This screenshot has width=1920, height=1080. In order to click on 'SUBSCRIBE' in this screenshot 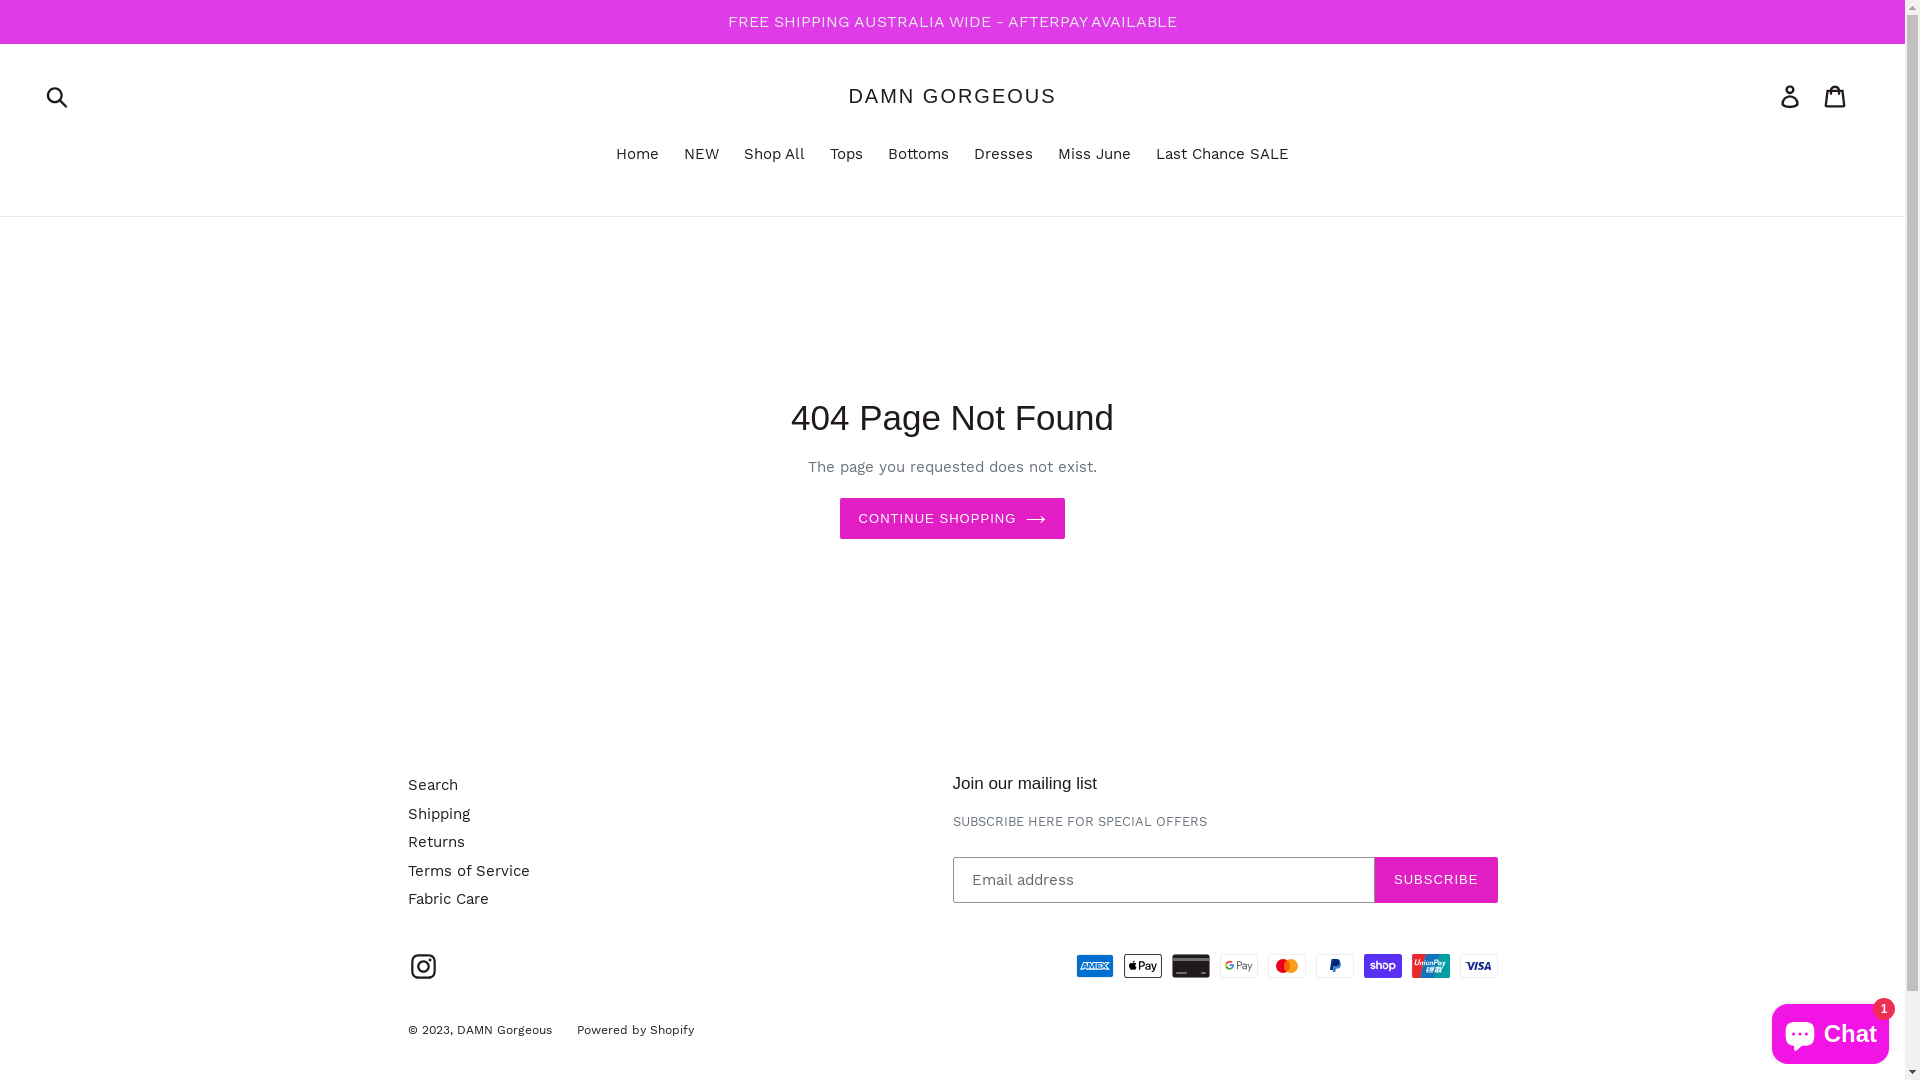, I will do `click(1435, 878)`.